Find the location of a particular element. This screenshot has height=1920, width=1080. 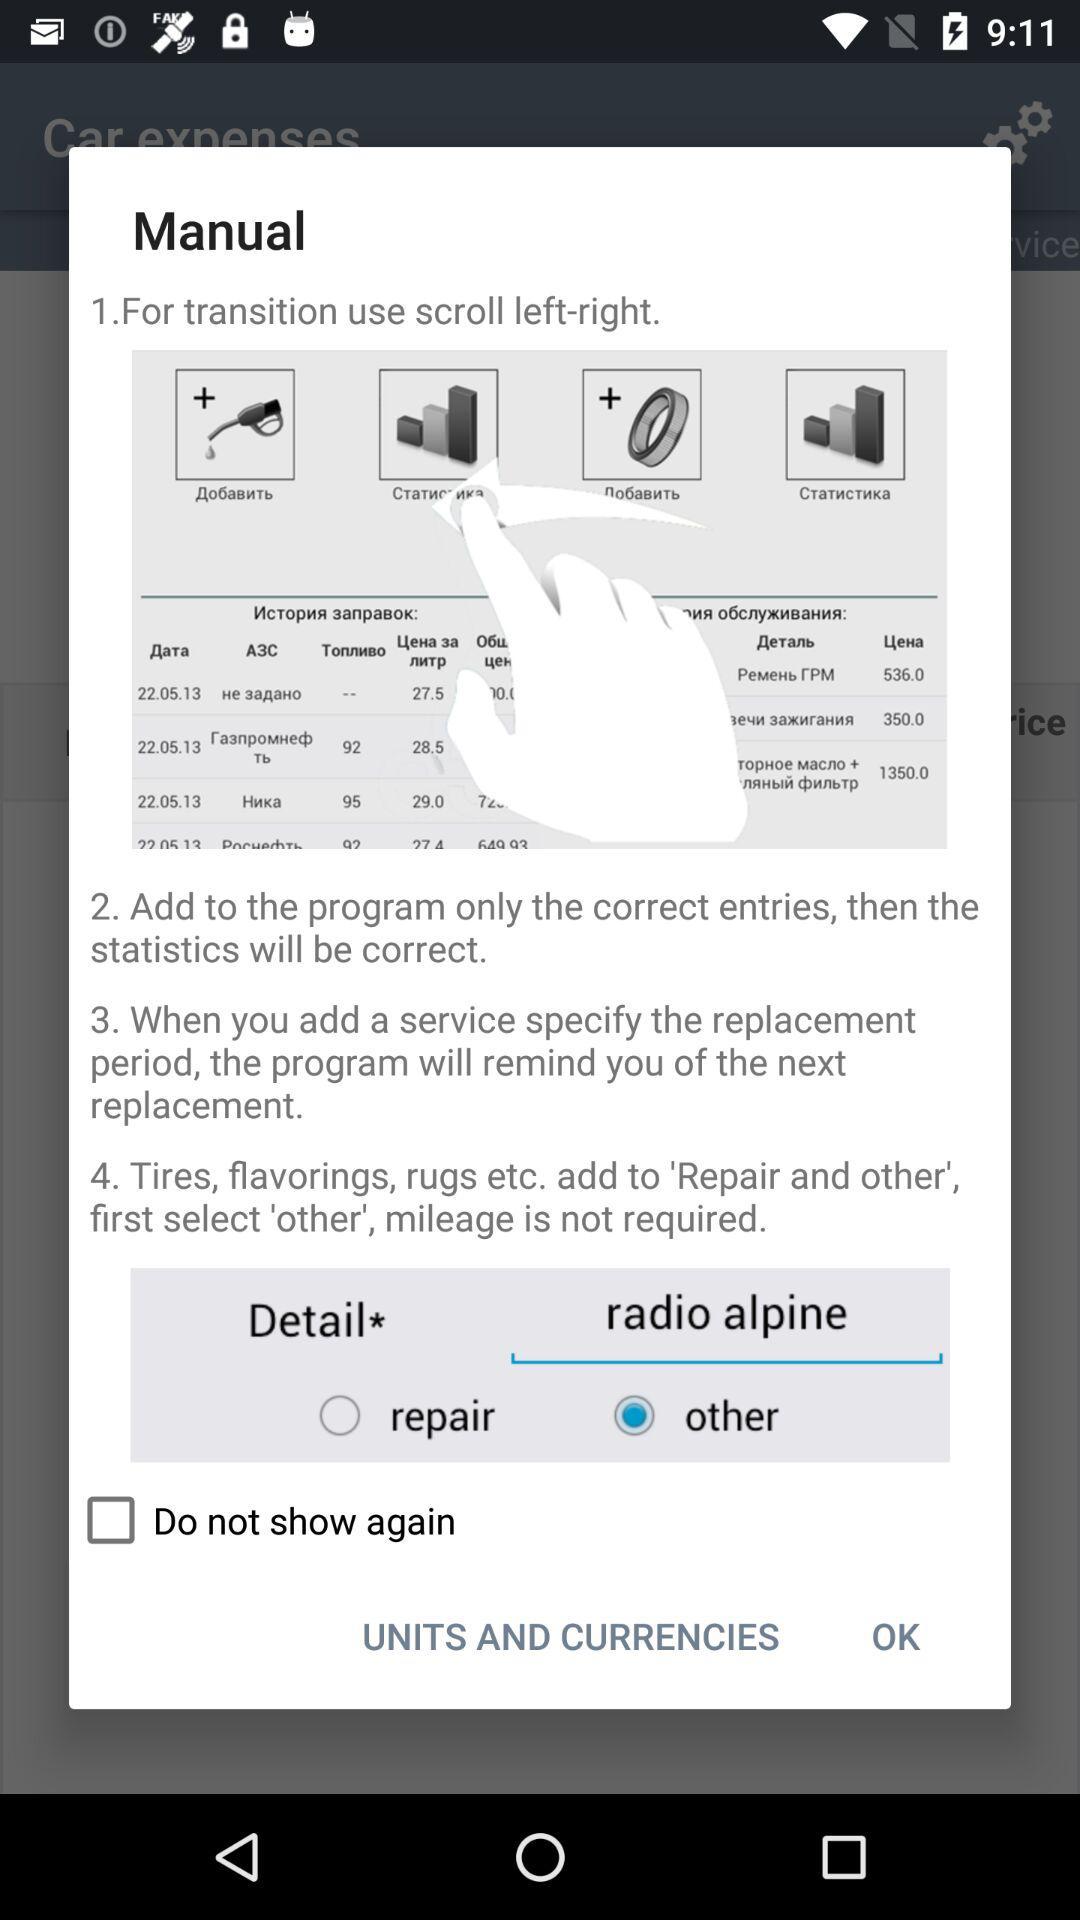

item below the do not show icon is located at coordinates (571, 1635).